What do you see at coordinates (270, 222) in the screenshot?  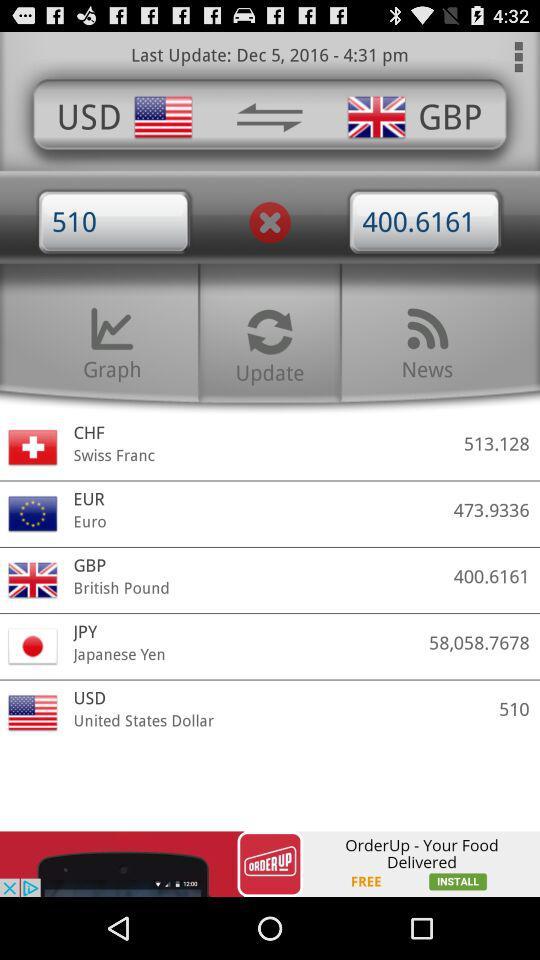 I see `switch close option` at bounding box center [270, 222].